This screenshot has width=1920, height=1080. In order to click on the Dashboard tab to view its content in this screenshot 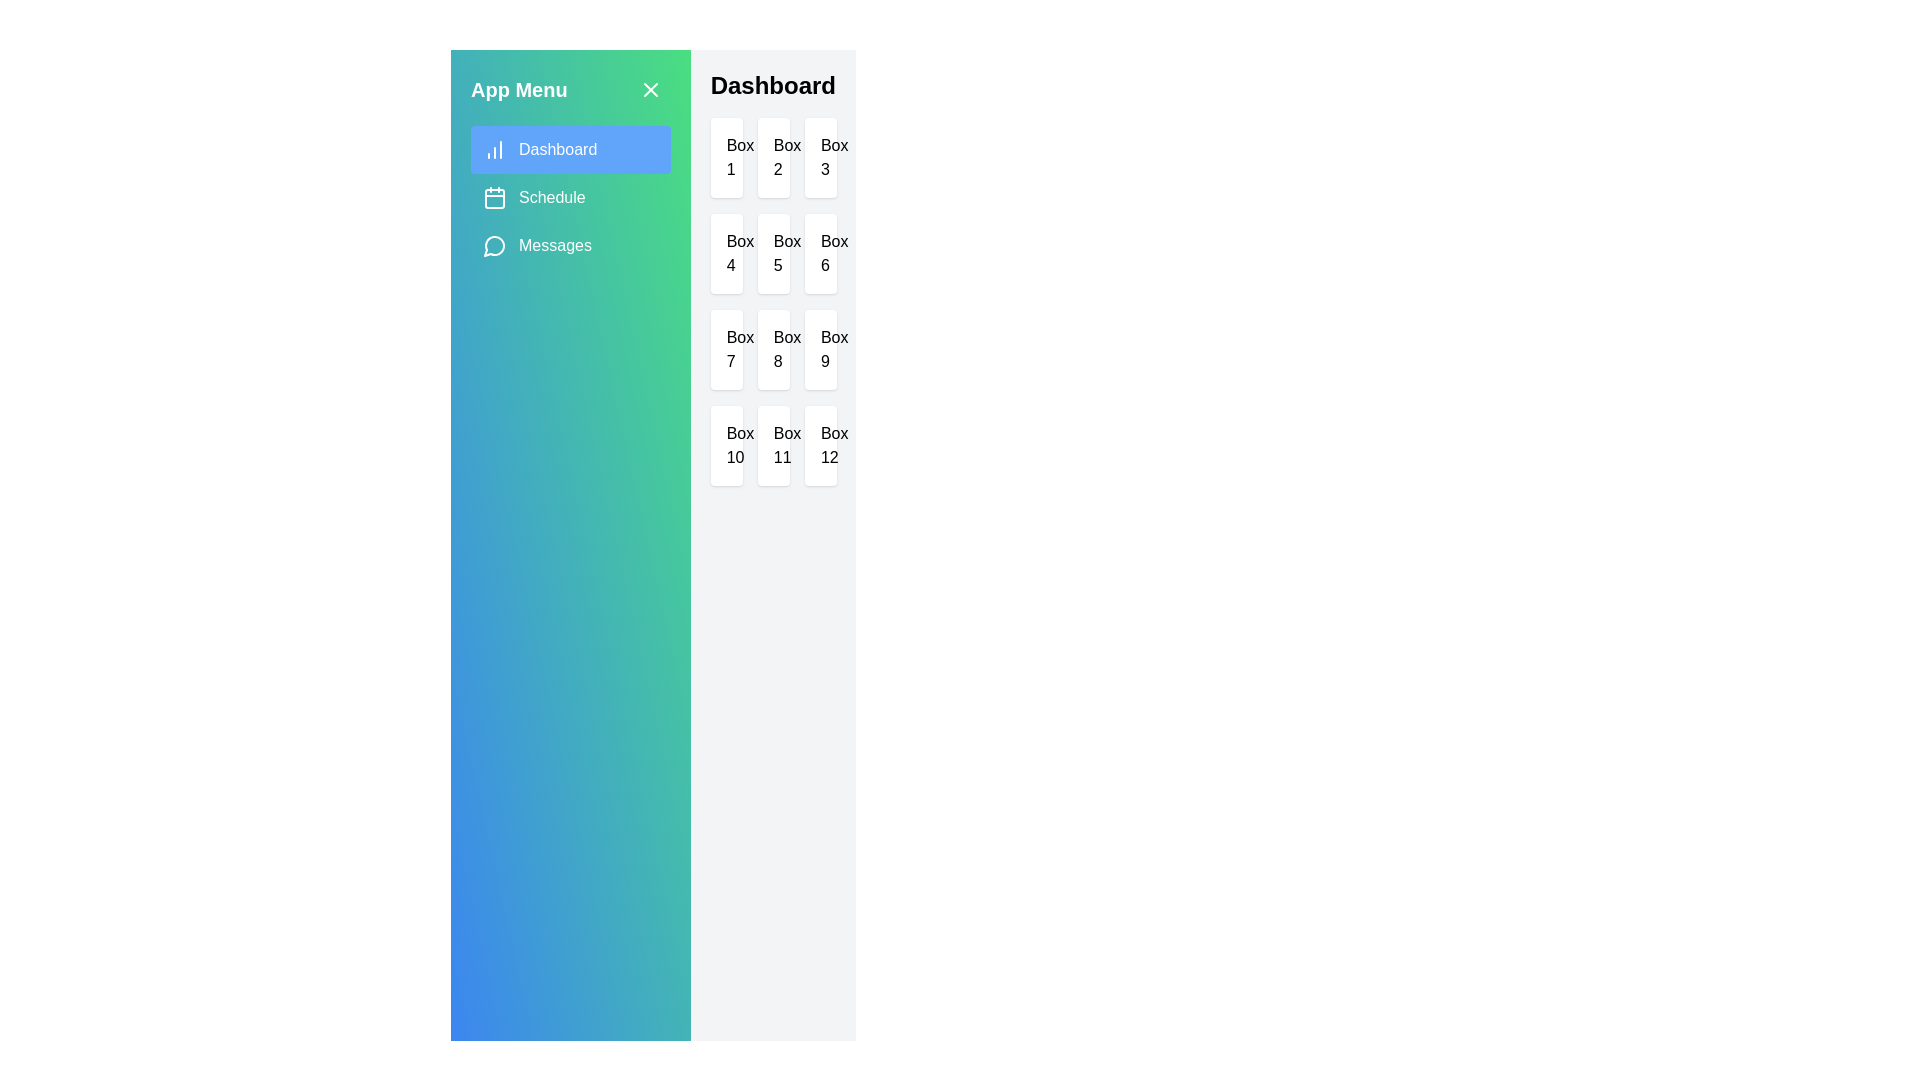, I will do `click(569, 149)`.